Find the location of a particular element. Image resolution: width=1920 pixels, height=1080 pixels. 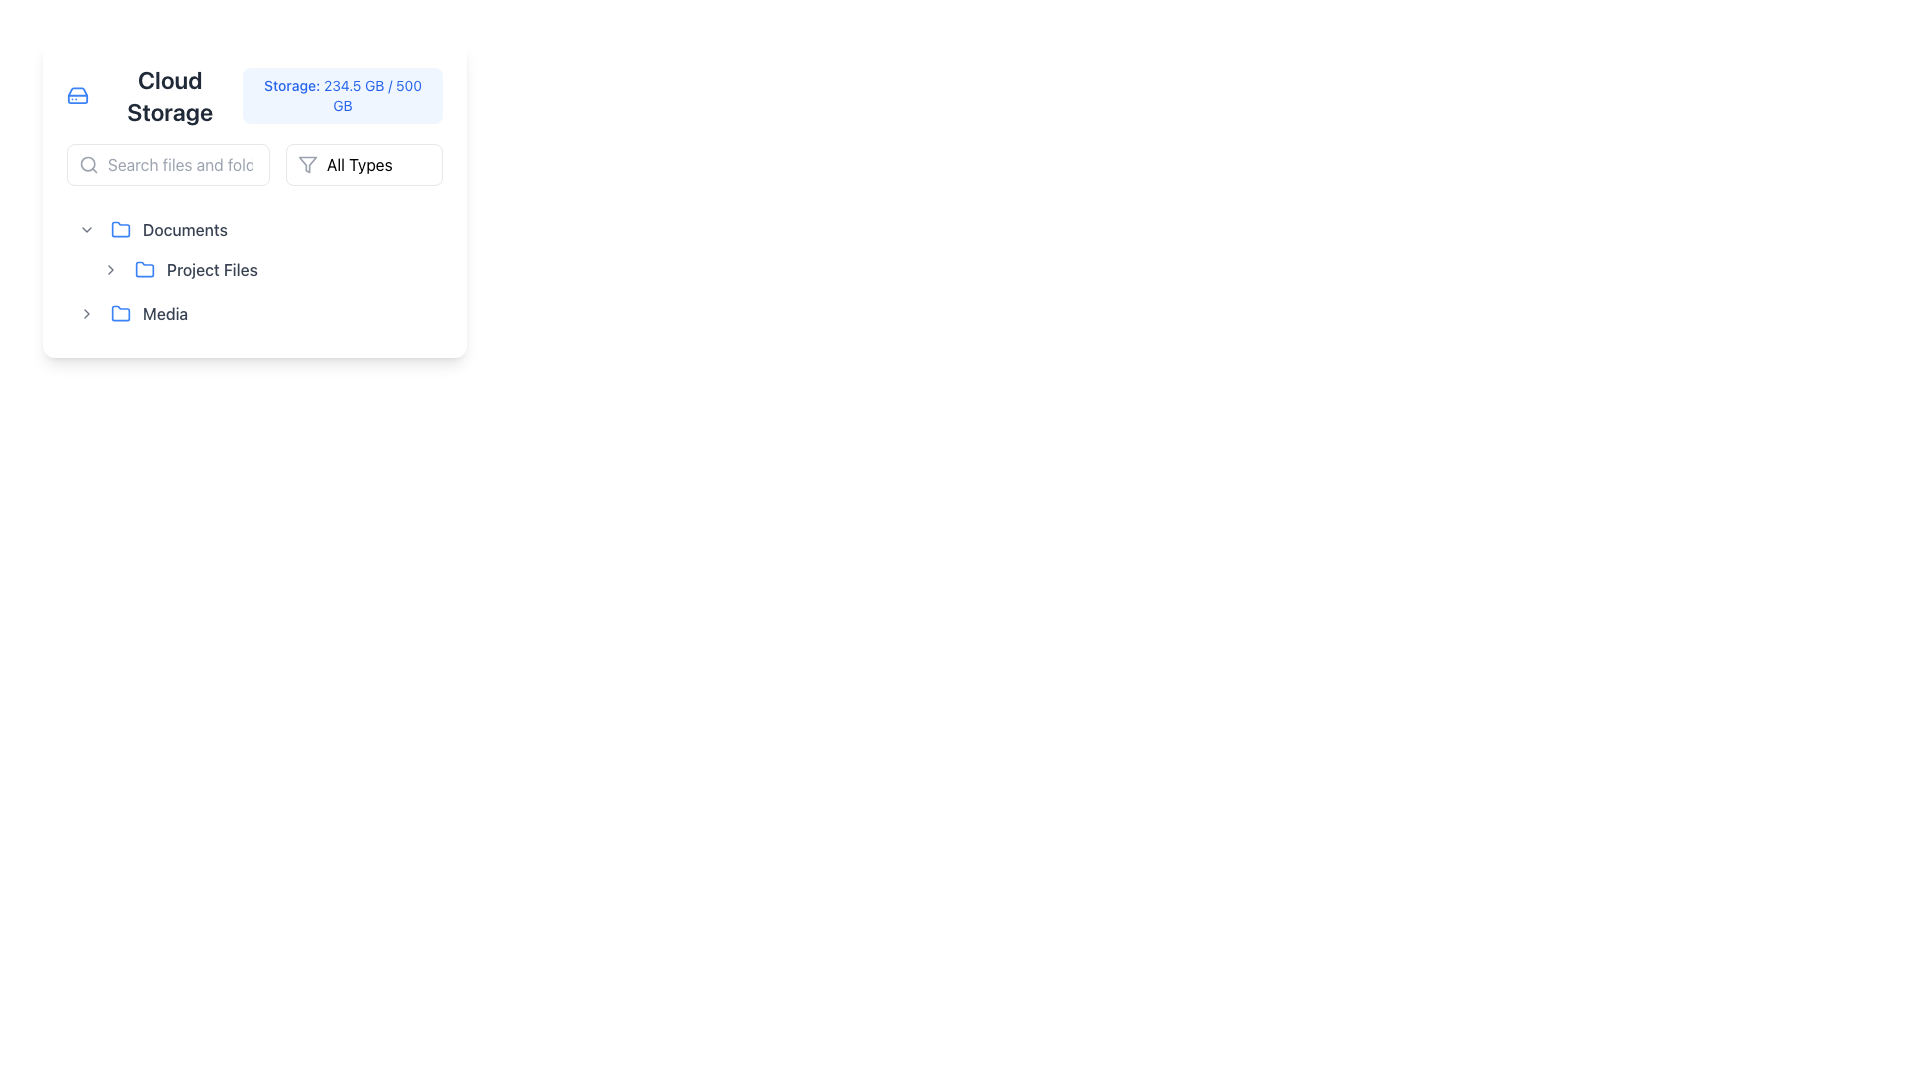

the decorative icon representing the storage feature, located in the upper left corner next to the 'Cloud Storage' label is located at coordinates (78, 96).